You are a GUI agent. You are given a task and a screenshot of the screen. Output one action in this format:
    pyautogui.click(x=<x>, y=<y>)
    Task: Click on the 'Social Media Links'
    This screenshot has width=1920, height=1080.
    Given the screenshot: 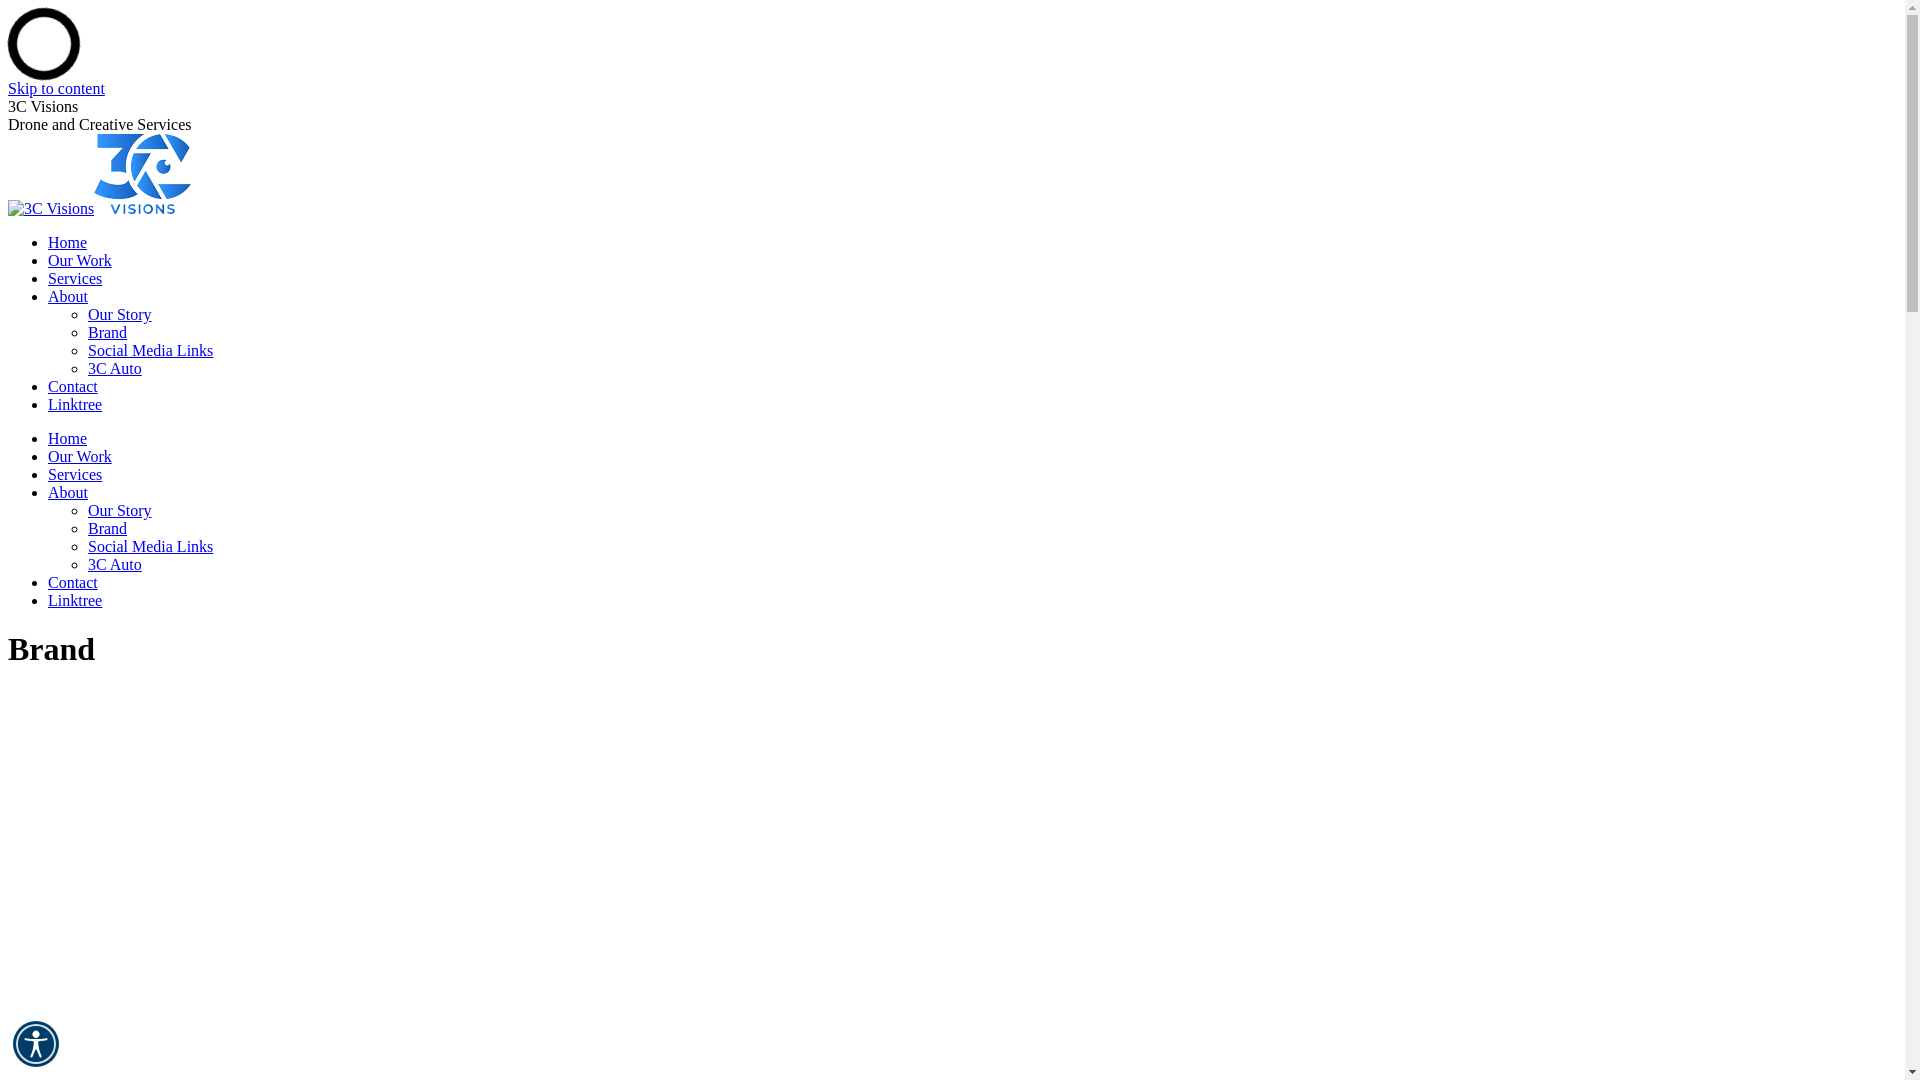 What is the action you would take?
    pyautogui.click(x=149, y=546)
    